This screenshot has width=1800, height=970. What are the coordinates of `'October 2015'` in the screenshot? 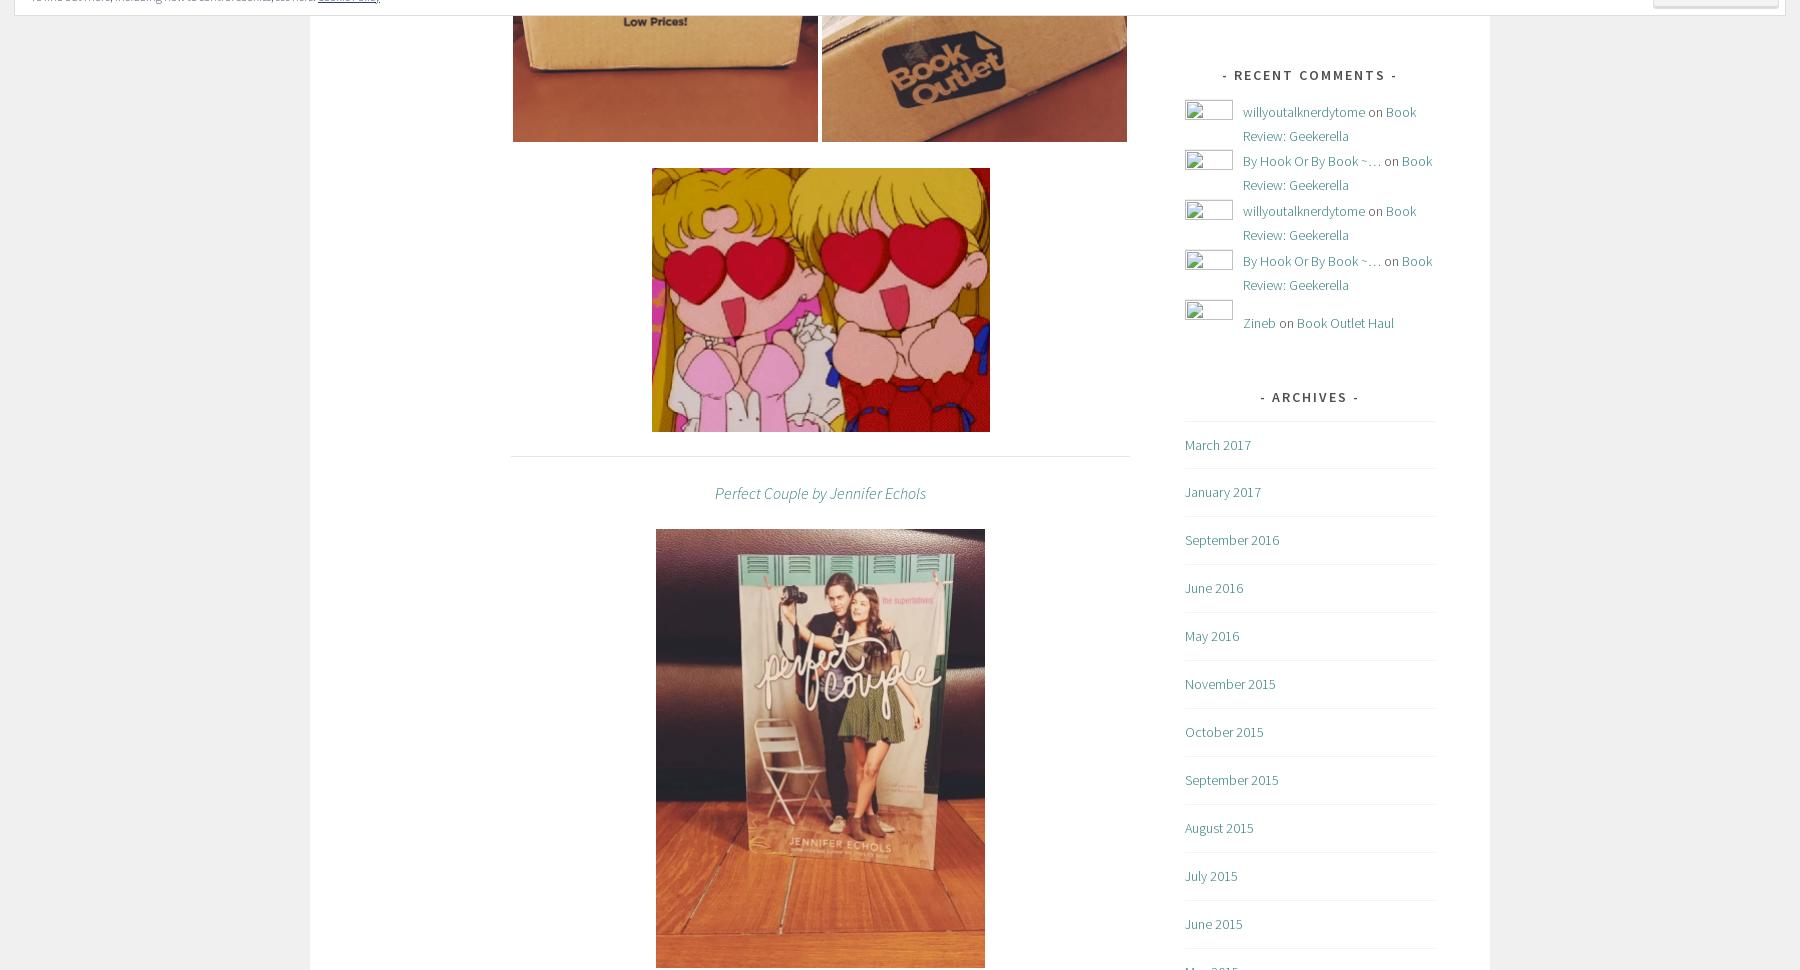 It's located at (1223, 730).